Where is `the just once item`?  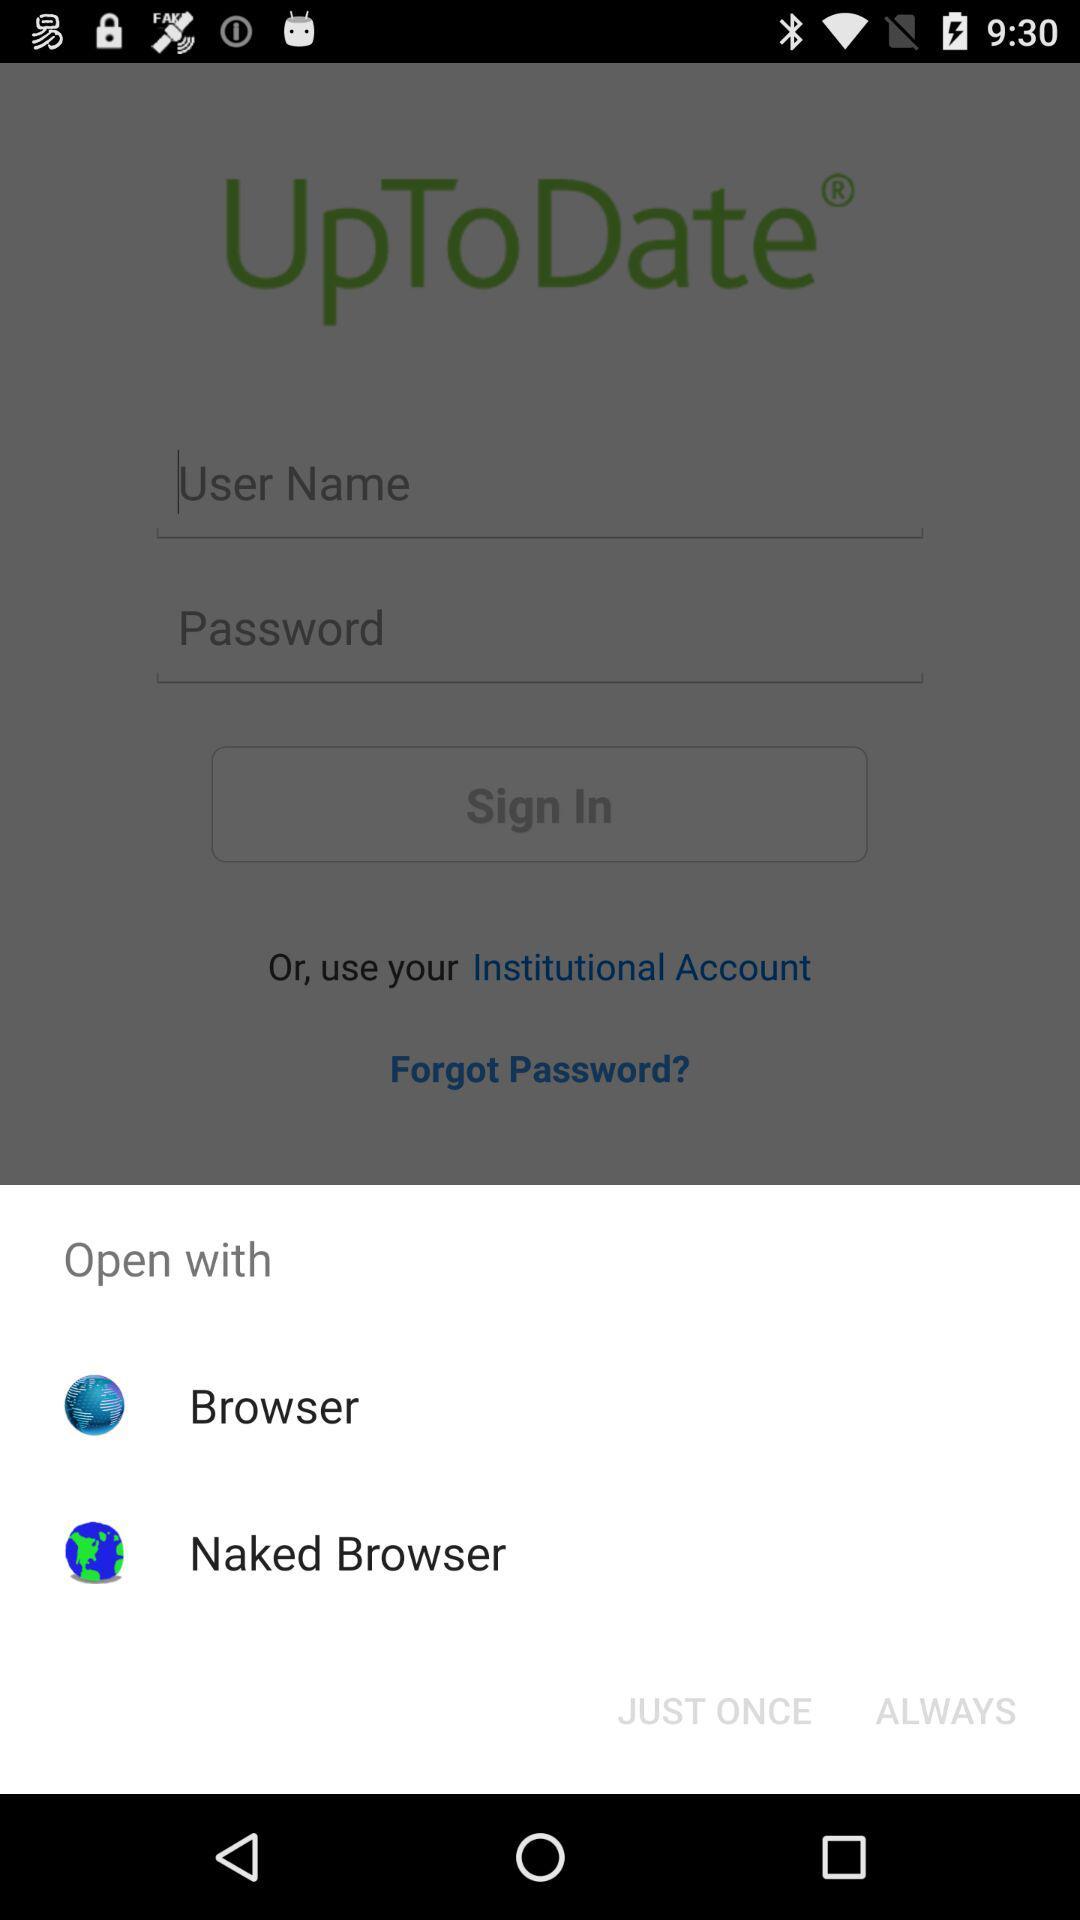 the just once item is located at coordinates (713, 1708).